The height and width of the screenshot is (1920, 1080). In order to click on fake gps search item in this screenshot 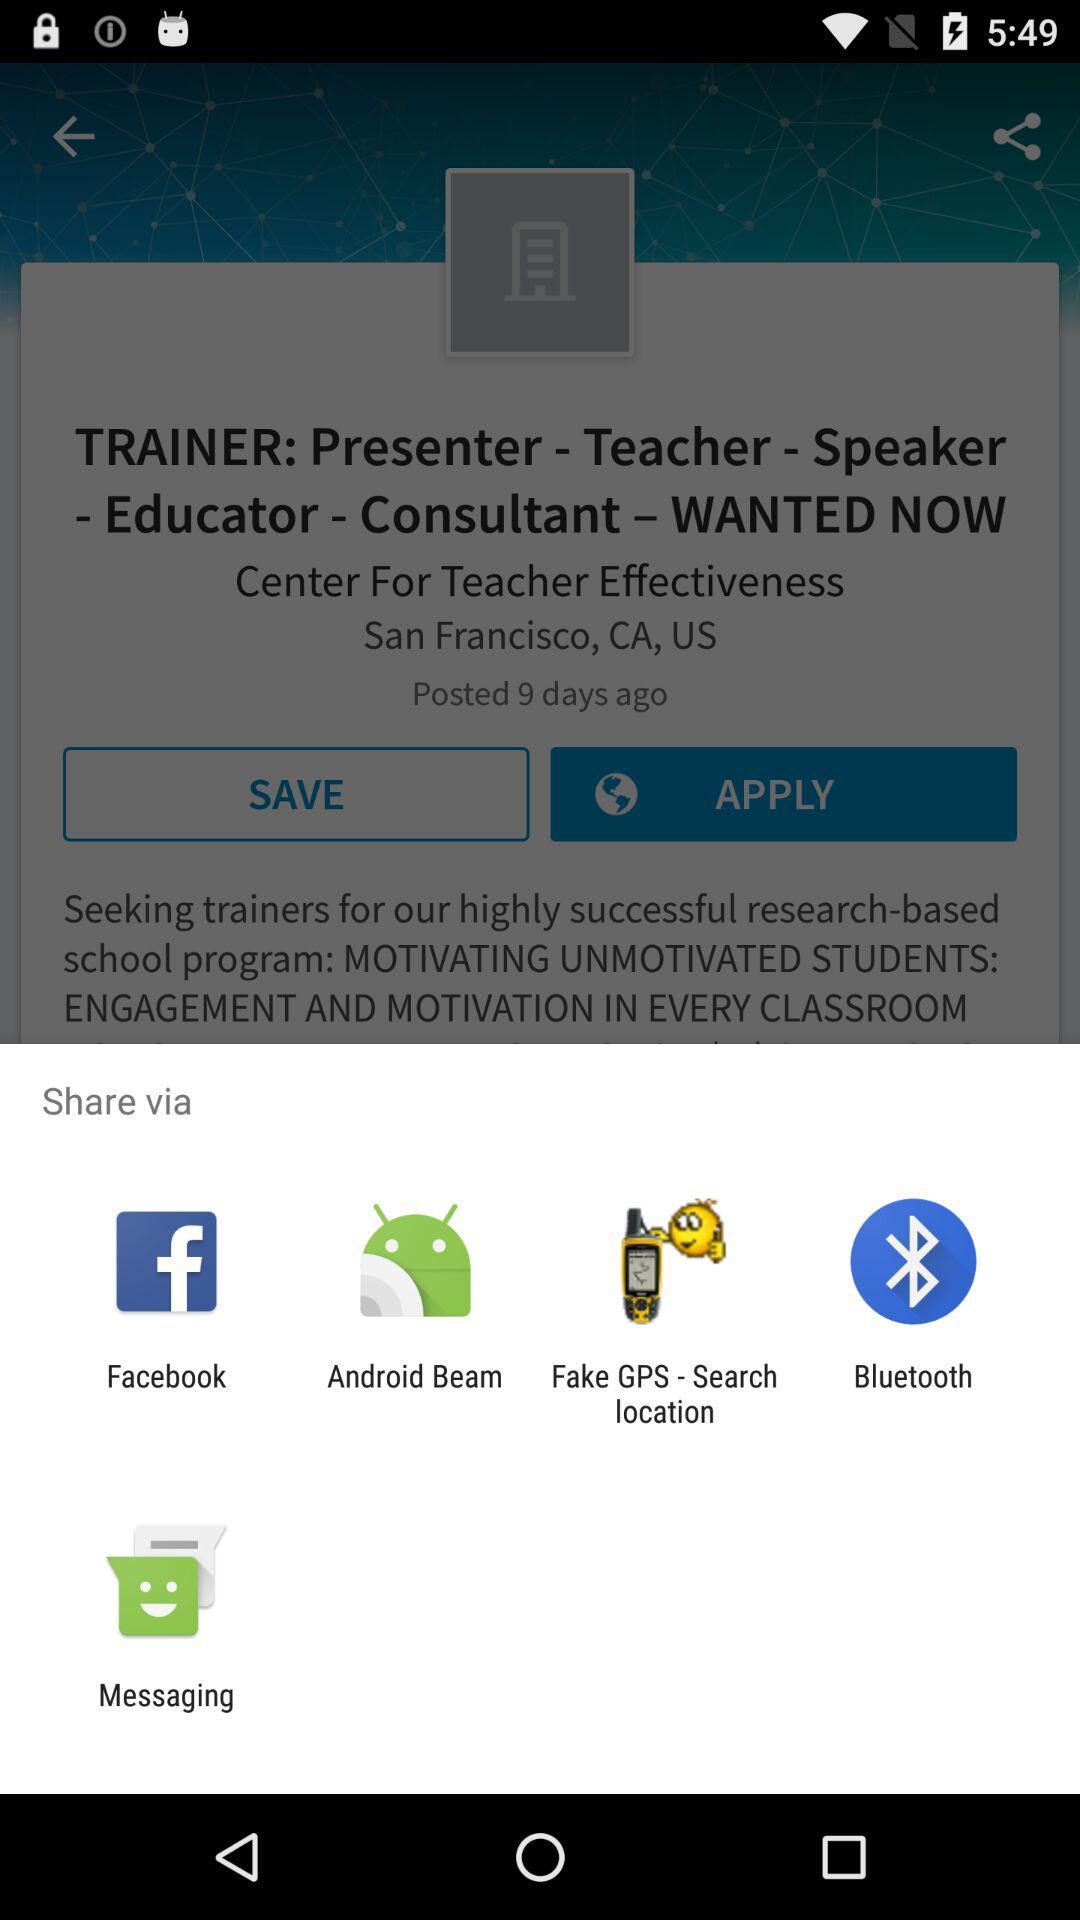, I will do `click(664, 1392)`.